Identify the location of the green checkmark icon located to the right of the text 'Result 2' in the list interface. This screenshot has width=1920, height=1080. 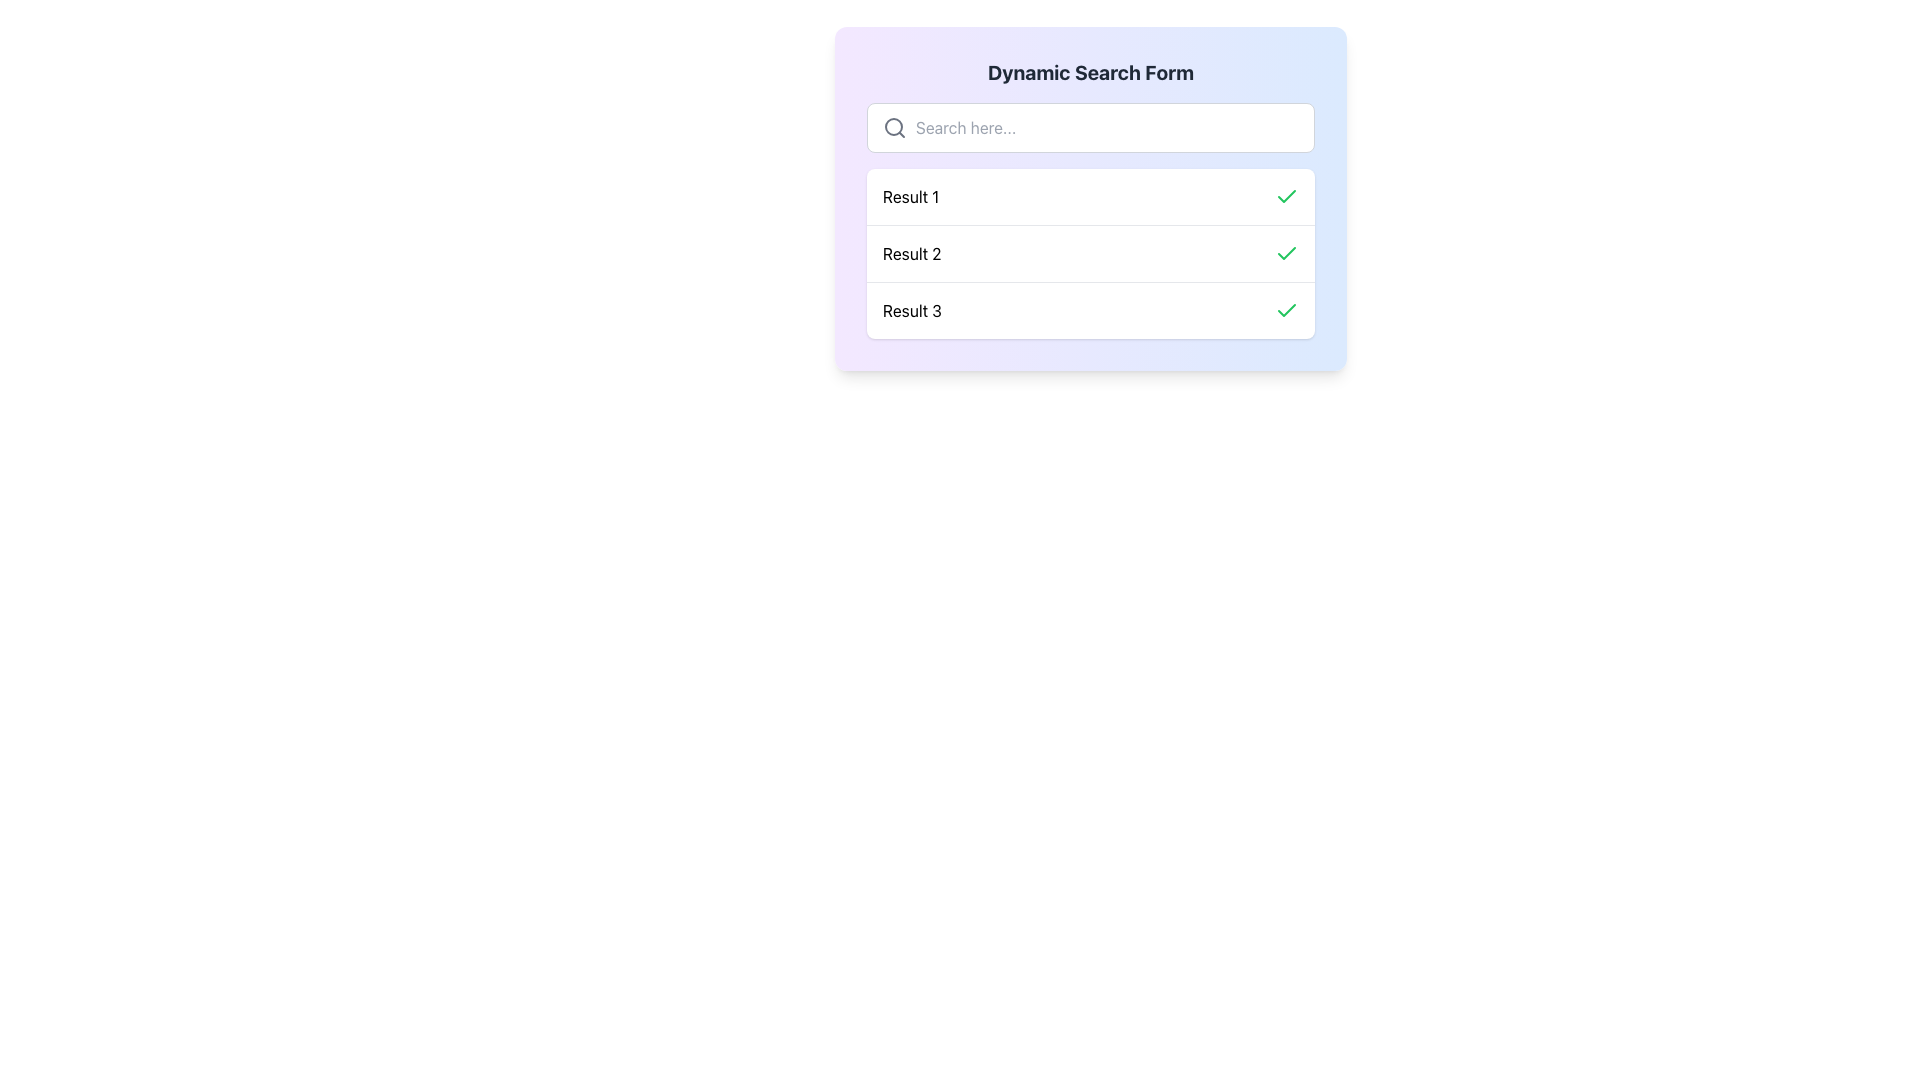
(1286, 253).